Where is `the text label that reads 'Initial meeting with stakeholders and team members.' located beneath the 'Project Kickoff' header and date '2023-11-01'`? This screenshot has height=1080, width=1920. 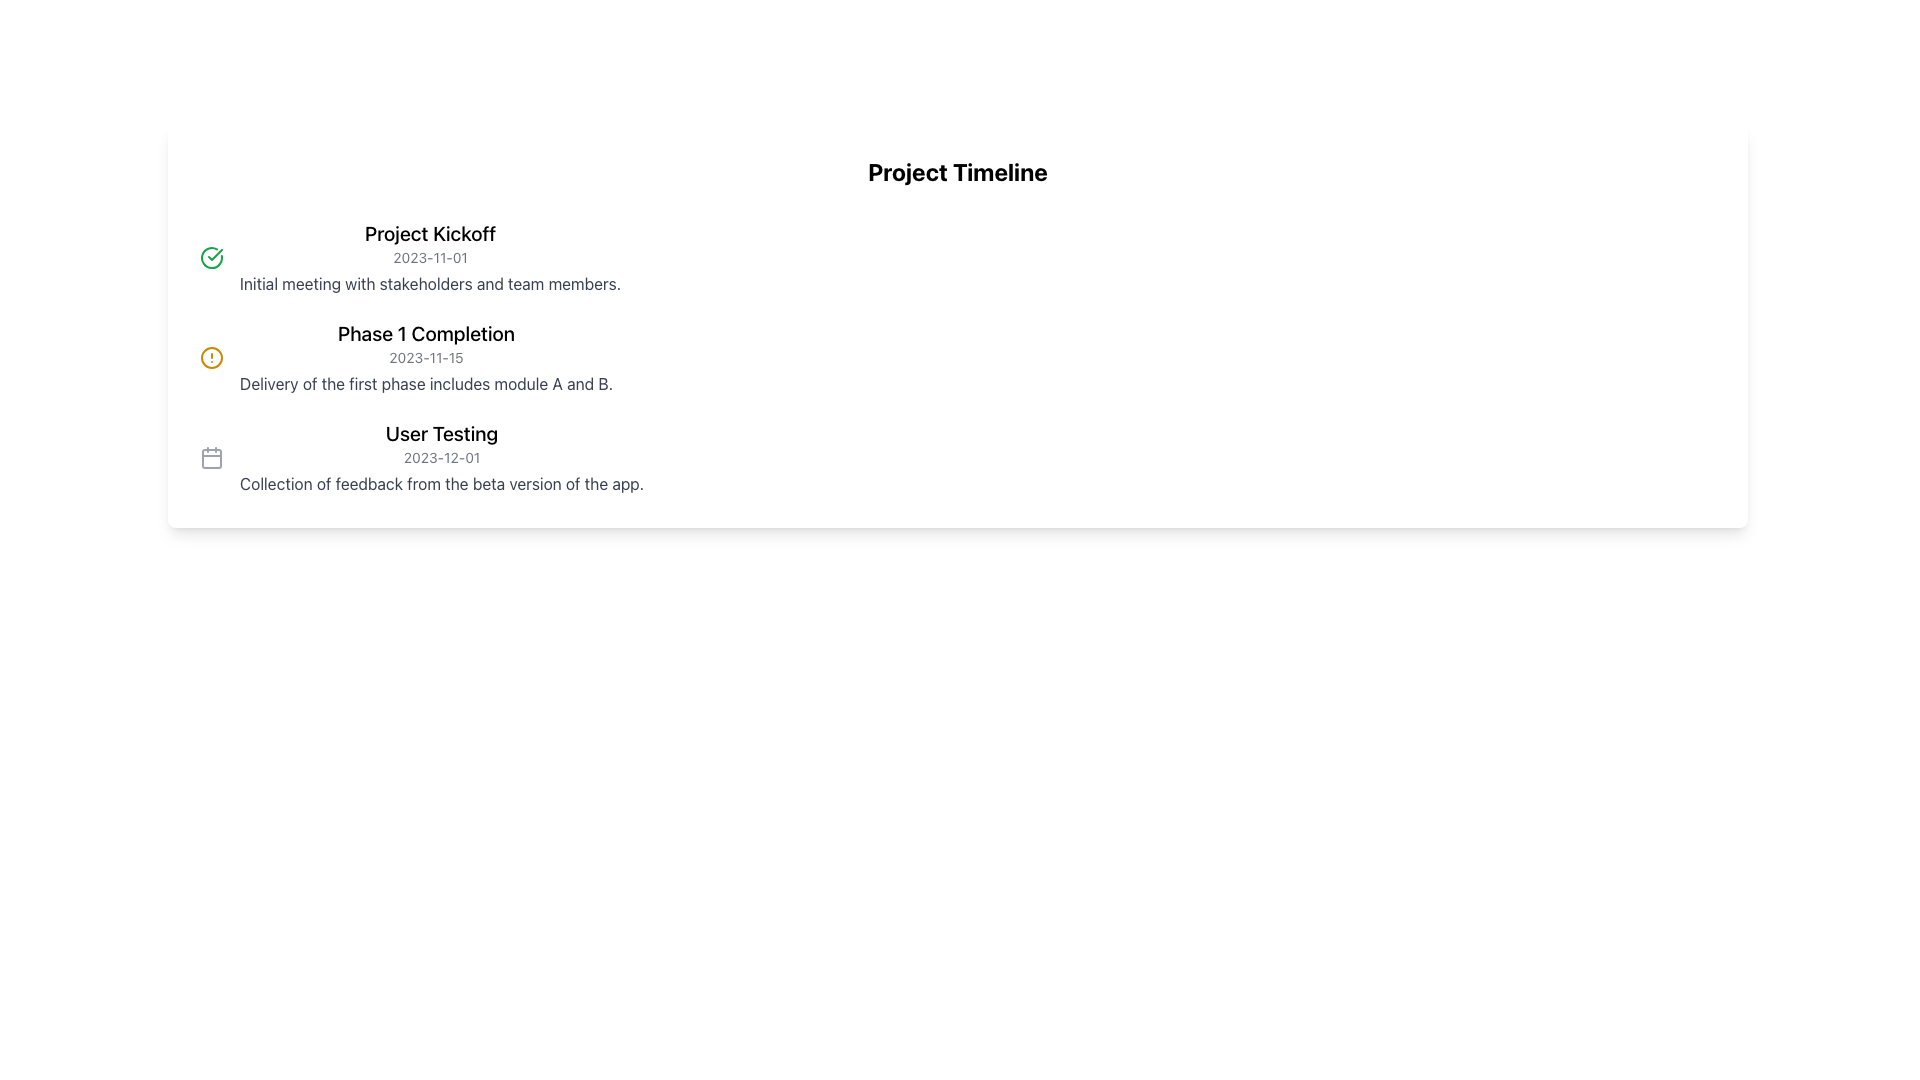 the text label that reads 'Initial meeting with stakeholders and team members.' located beneath the 'Project Kickoff' header and date '2023-11-01' is located at coordinates (429, 284).